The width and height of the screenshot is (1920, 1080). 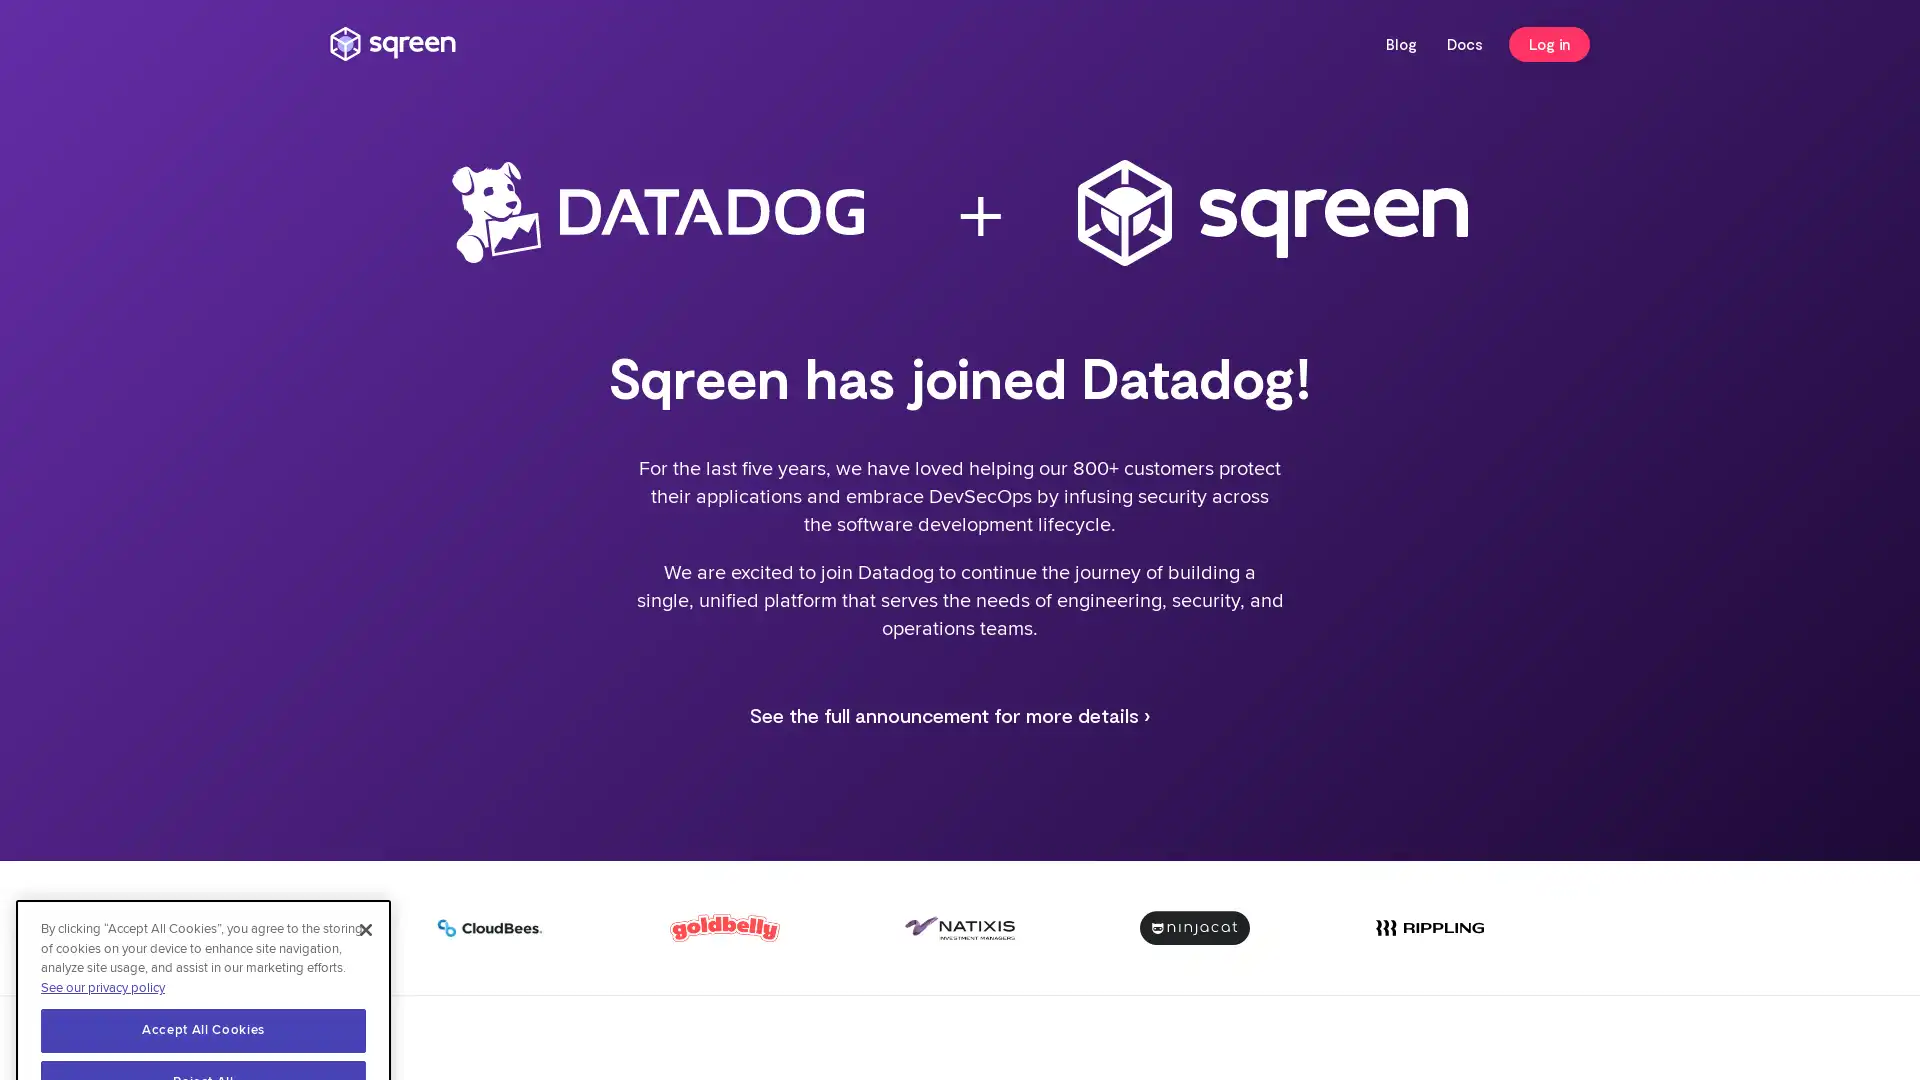 What do you see at coordinates (203, 1005) in the screenshot?
I see `Reject All` at bounding box center [203, 1005].